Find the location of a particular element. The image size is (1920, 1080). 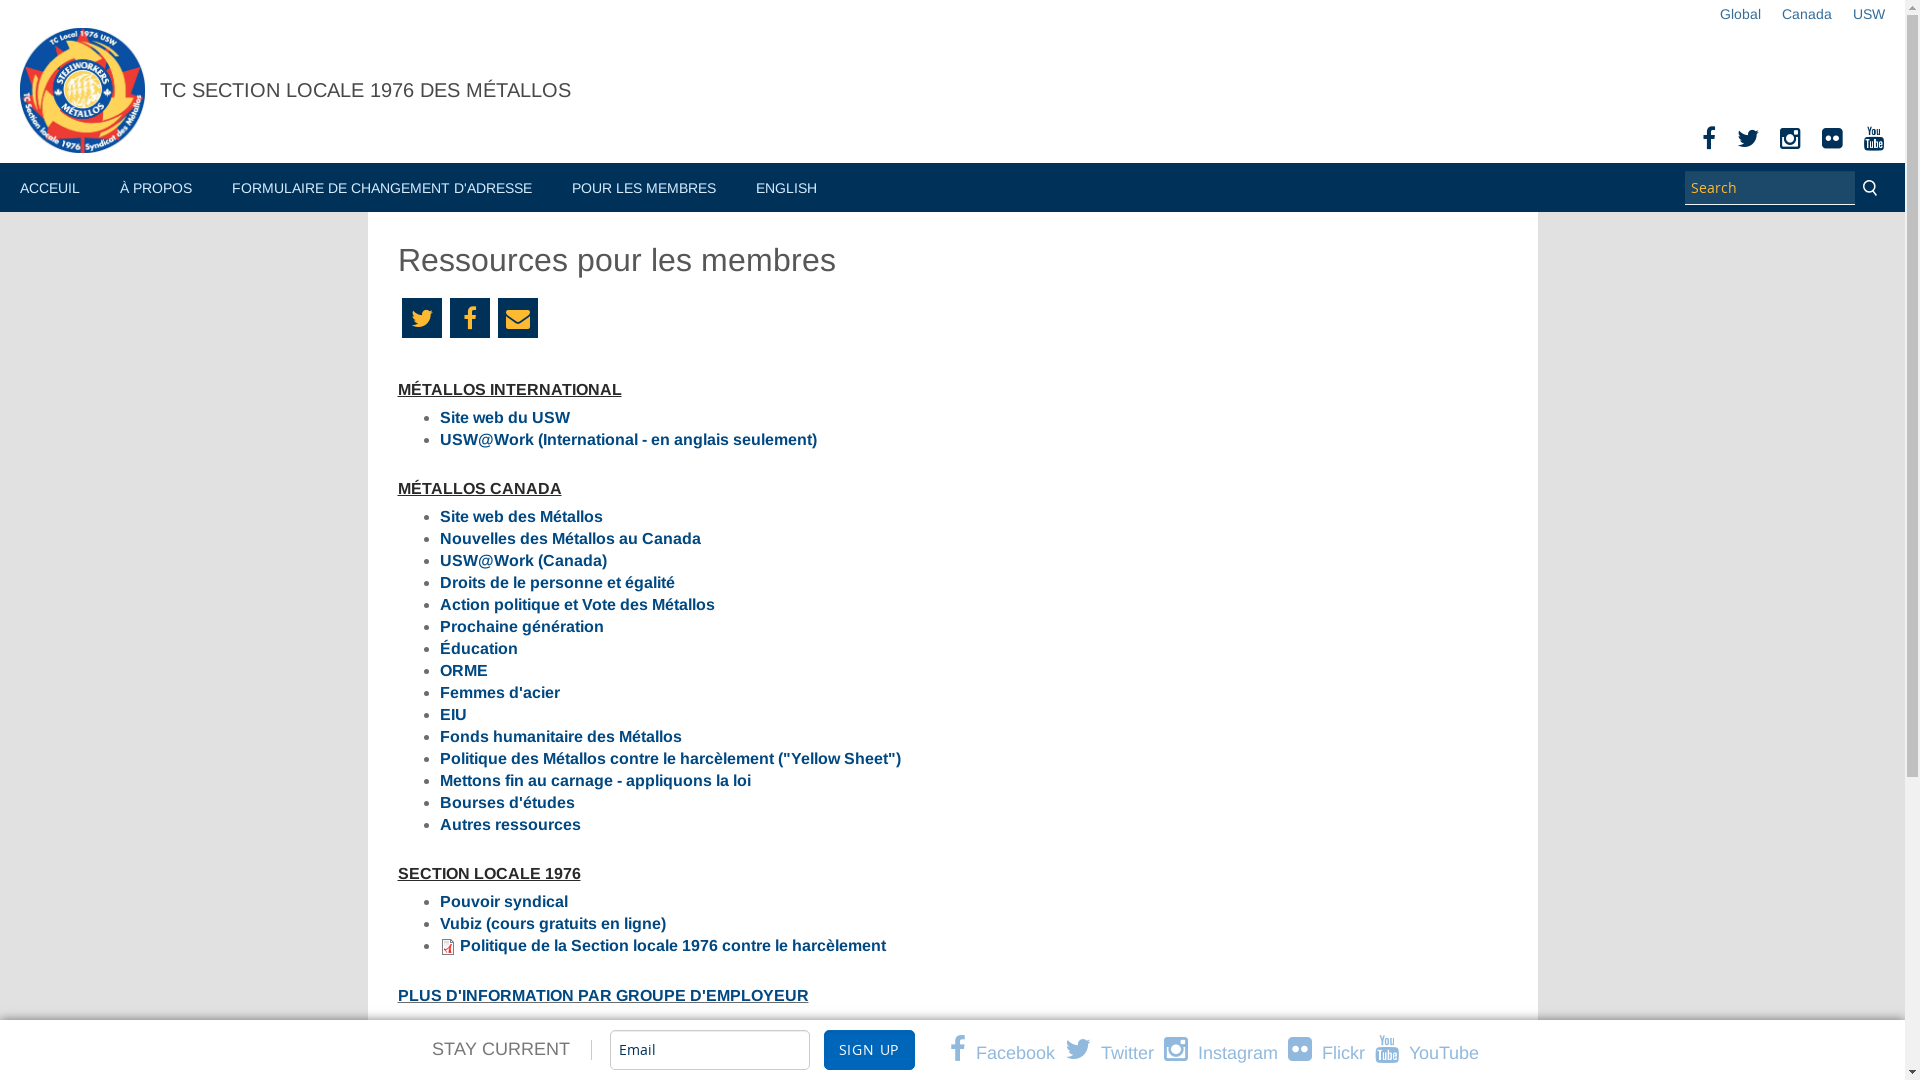

'Instagram' is located at coordinates (1790, 140).